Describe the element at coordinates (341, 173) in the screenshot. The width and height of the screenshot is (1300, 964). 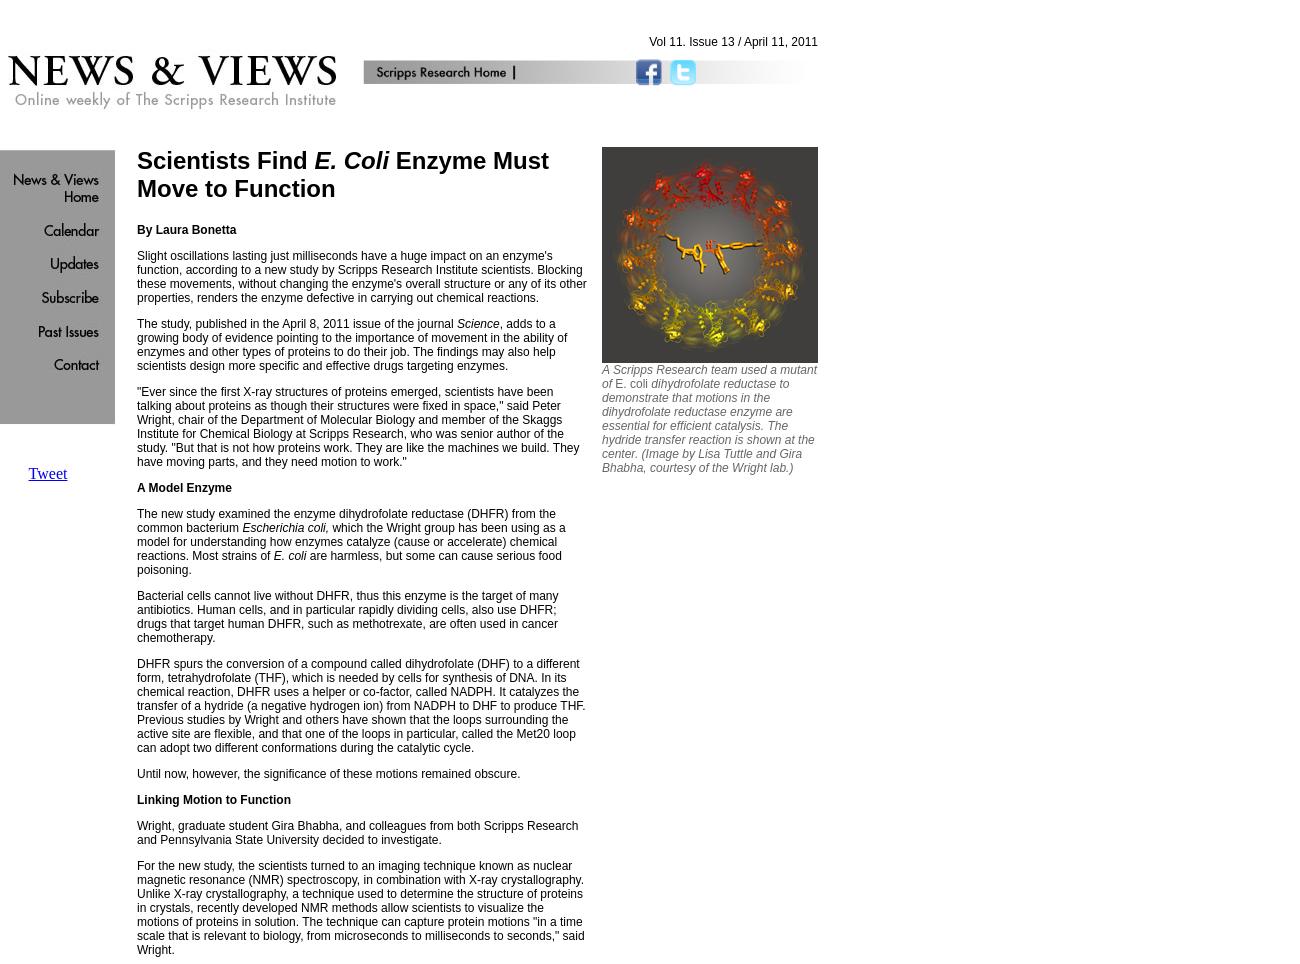
I see `'Enzyme Must Move to Function'` at that location.